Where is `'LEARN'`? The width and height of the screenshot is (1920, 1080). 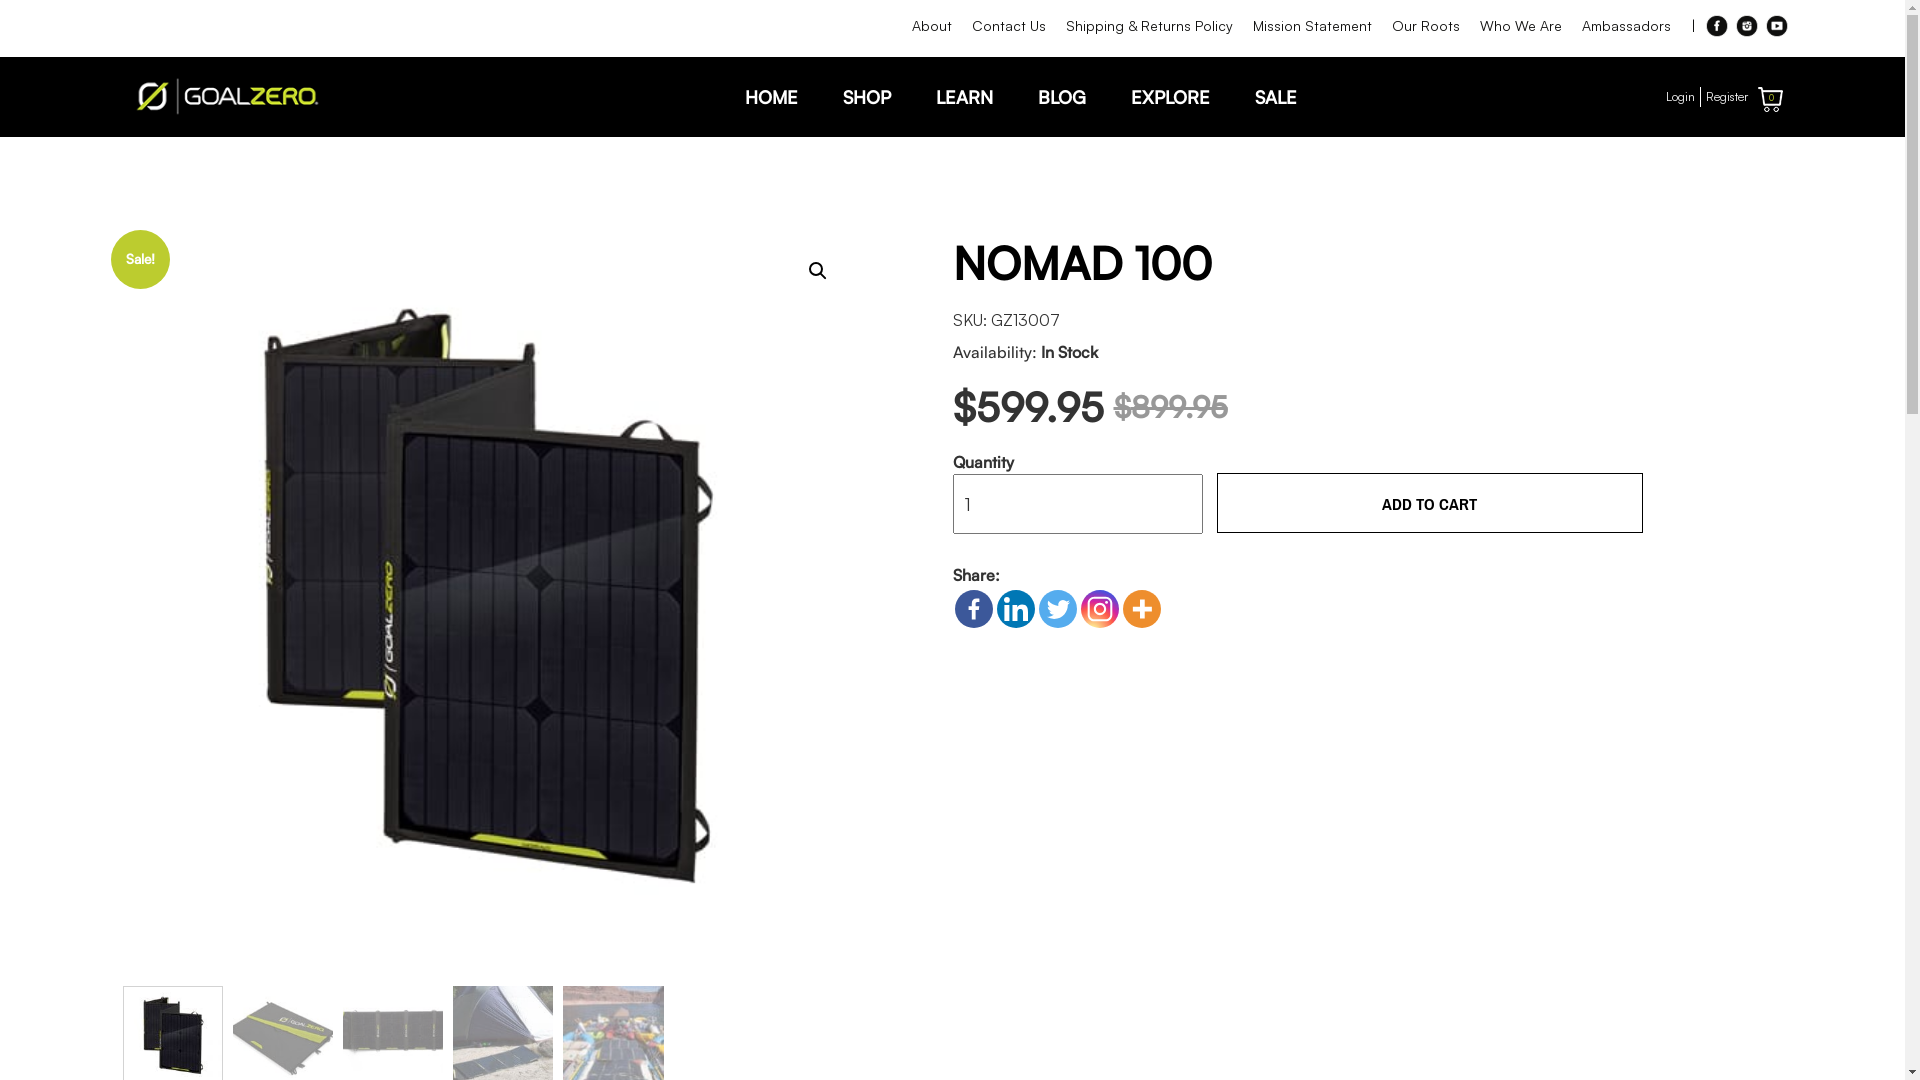 'LEARN' is located at coordinates (964, 96).